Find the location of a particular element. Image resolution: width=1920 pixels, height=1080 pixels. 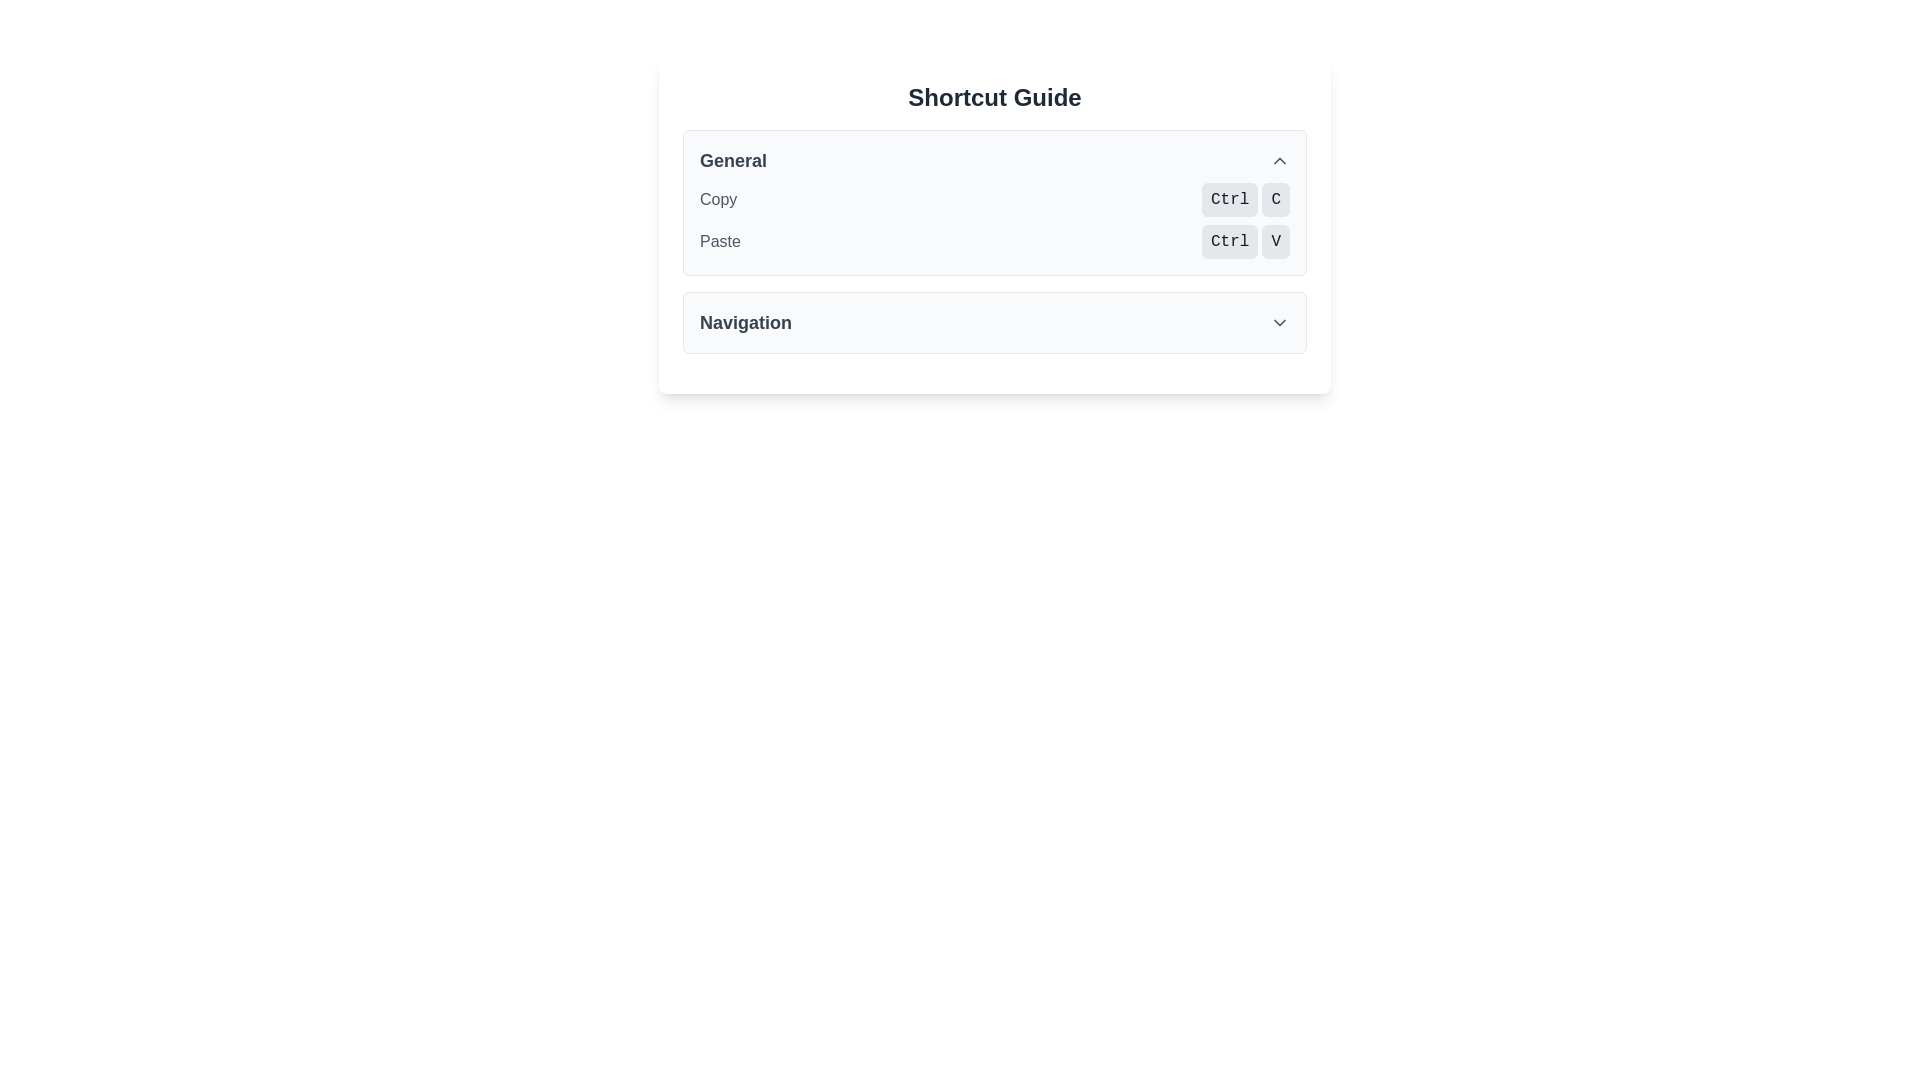

the 'General' label, which is a bold gray text header located at the upper left corner of the section is located at coordinates (732, 160).